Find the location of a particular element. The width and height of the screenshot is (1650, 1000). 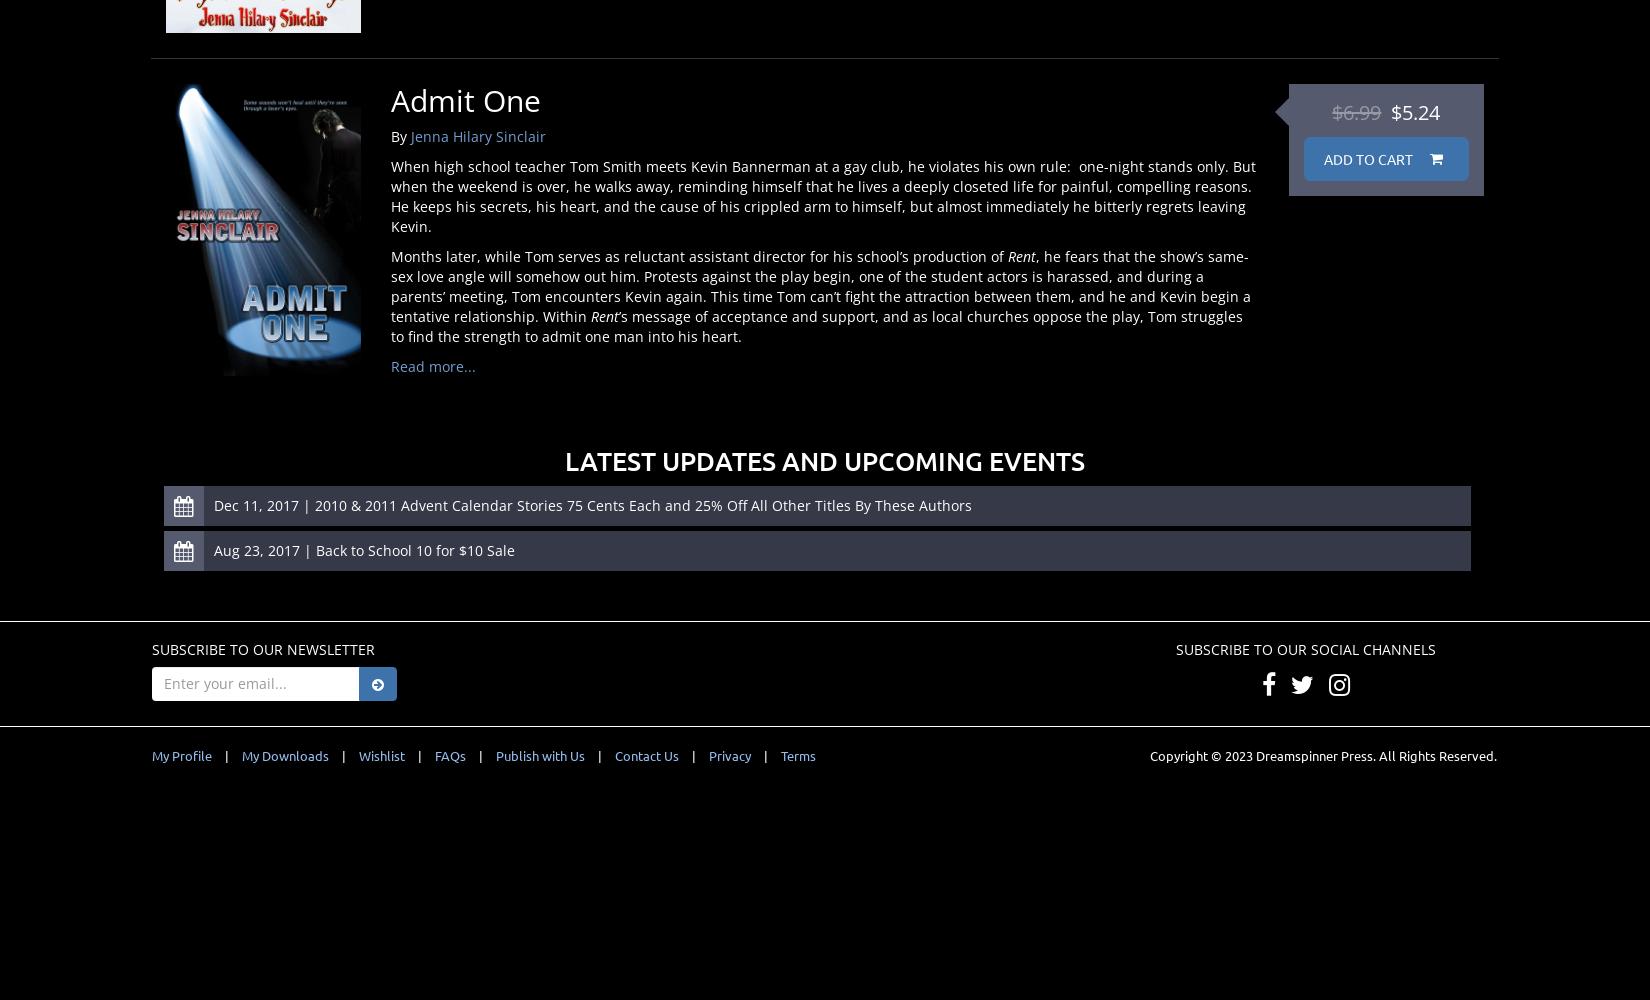

'Latest Updates and Upcoming Events' is located at coordinates (825, 458).